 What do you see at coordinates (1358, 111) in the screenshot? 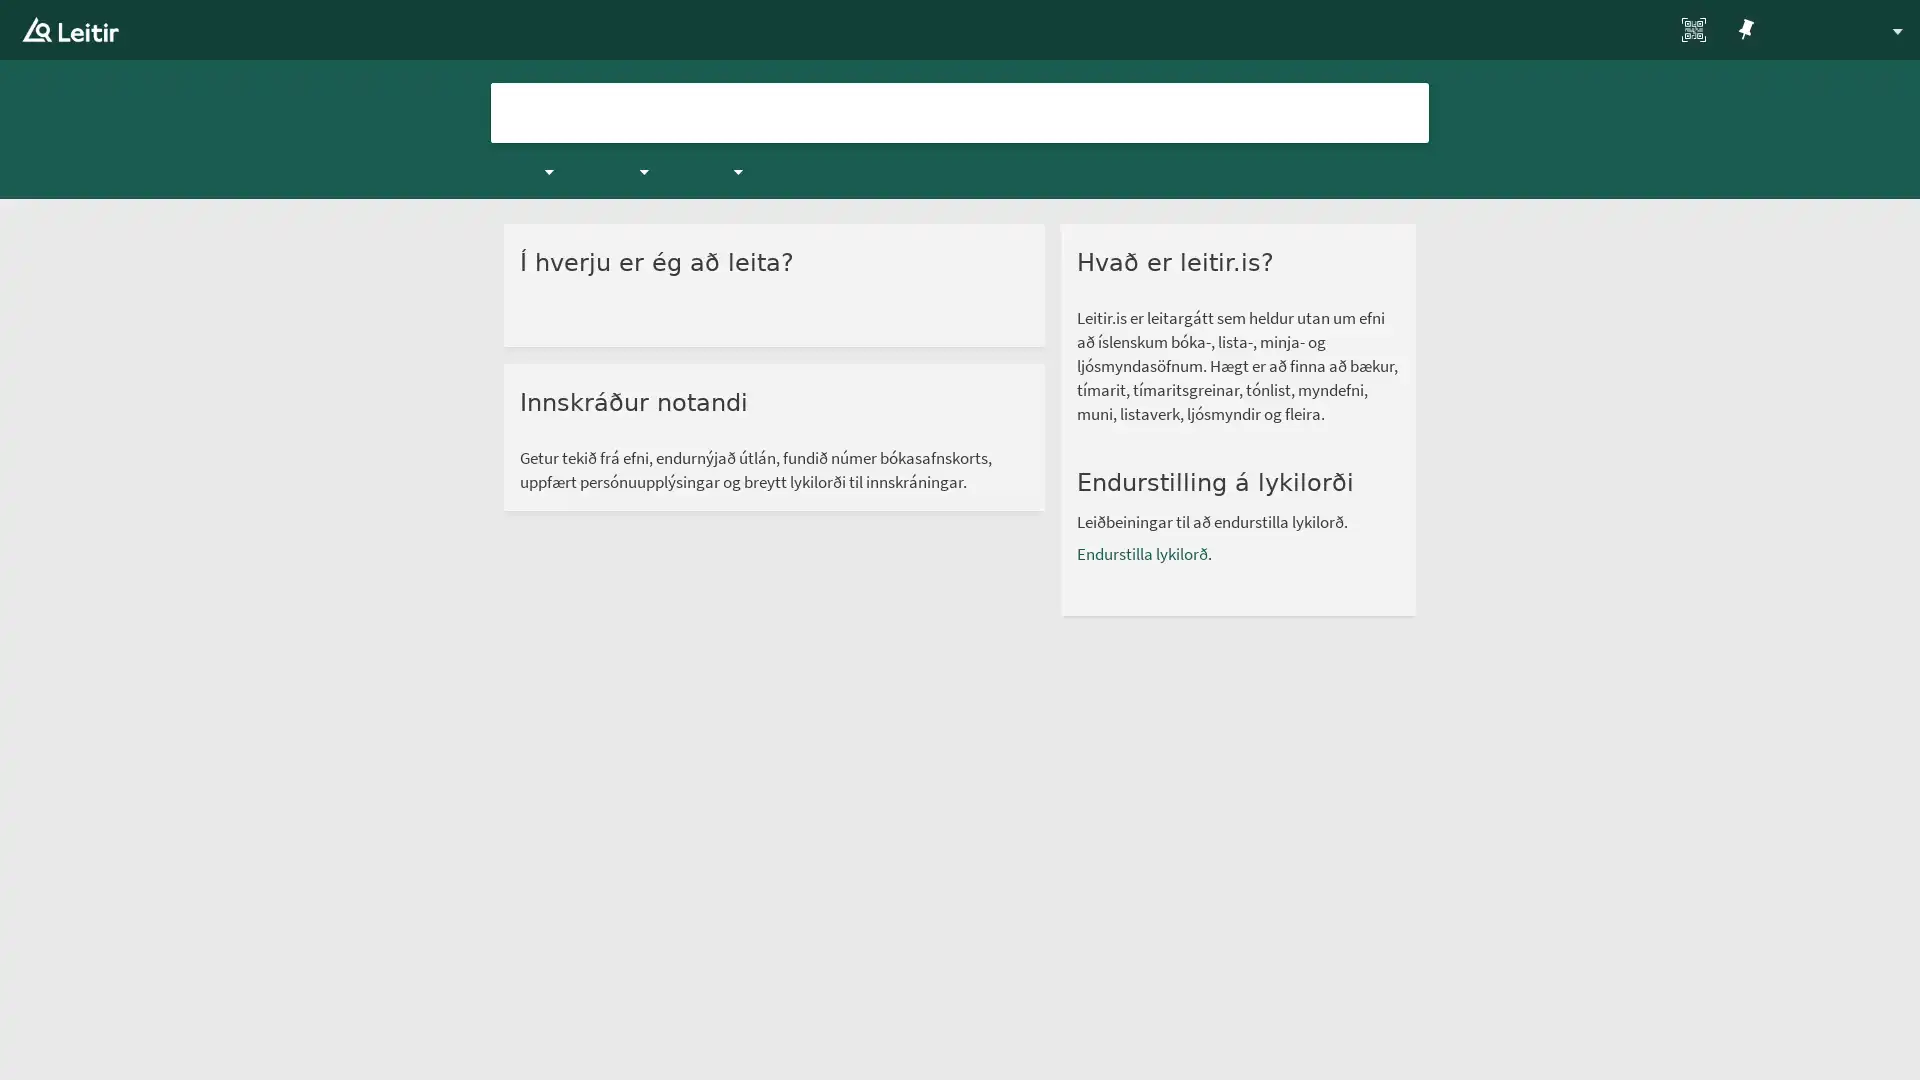
I see `Opna raddleit` at bounding box center [1358, 111].